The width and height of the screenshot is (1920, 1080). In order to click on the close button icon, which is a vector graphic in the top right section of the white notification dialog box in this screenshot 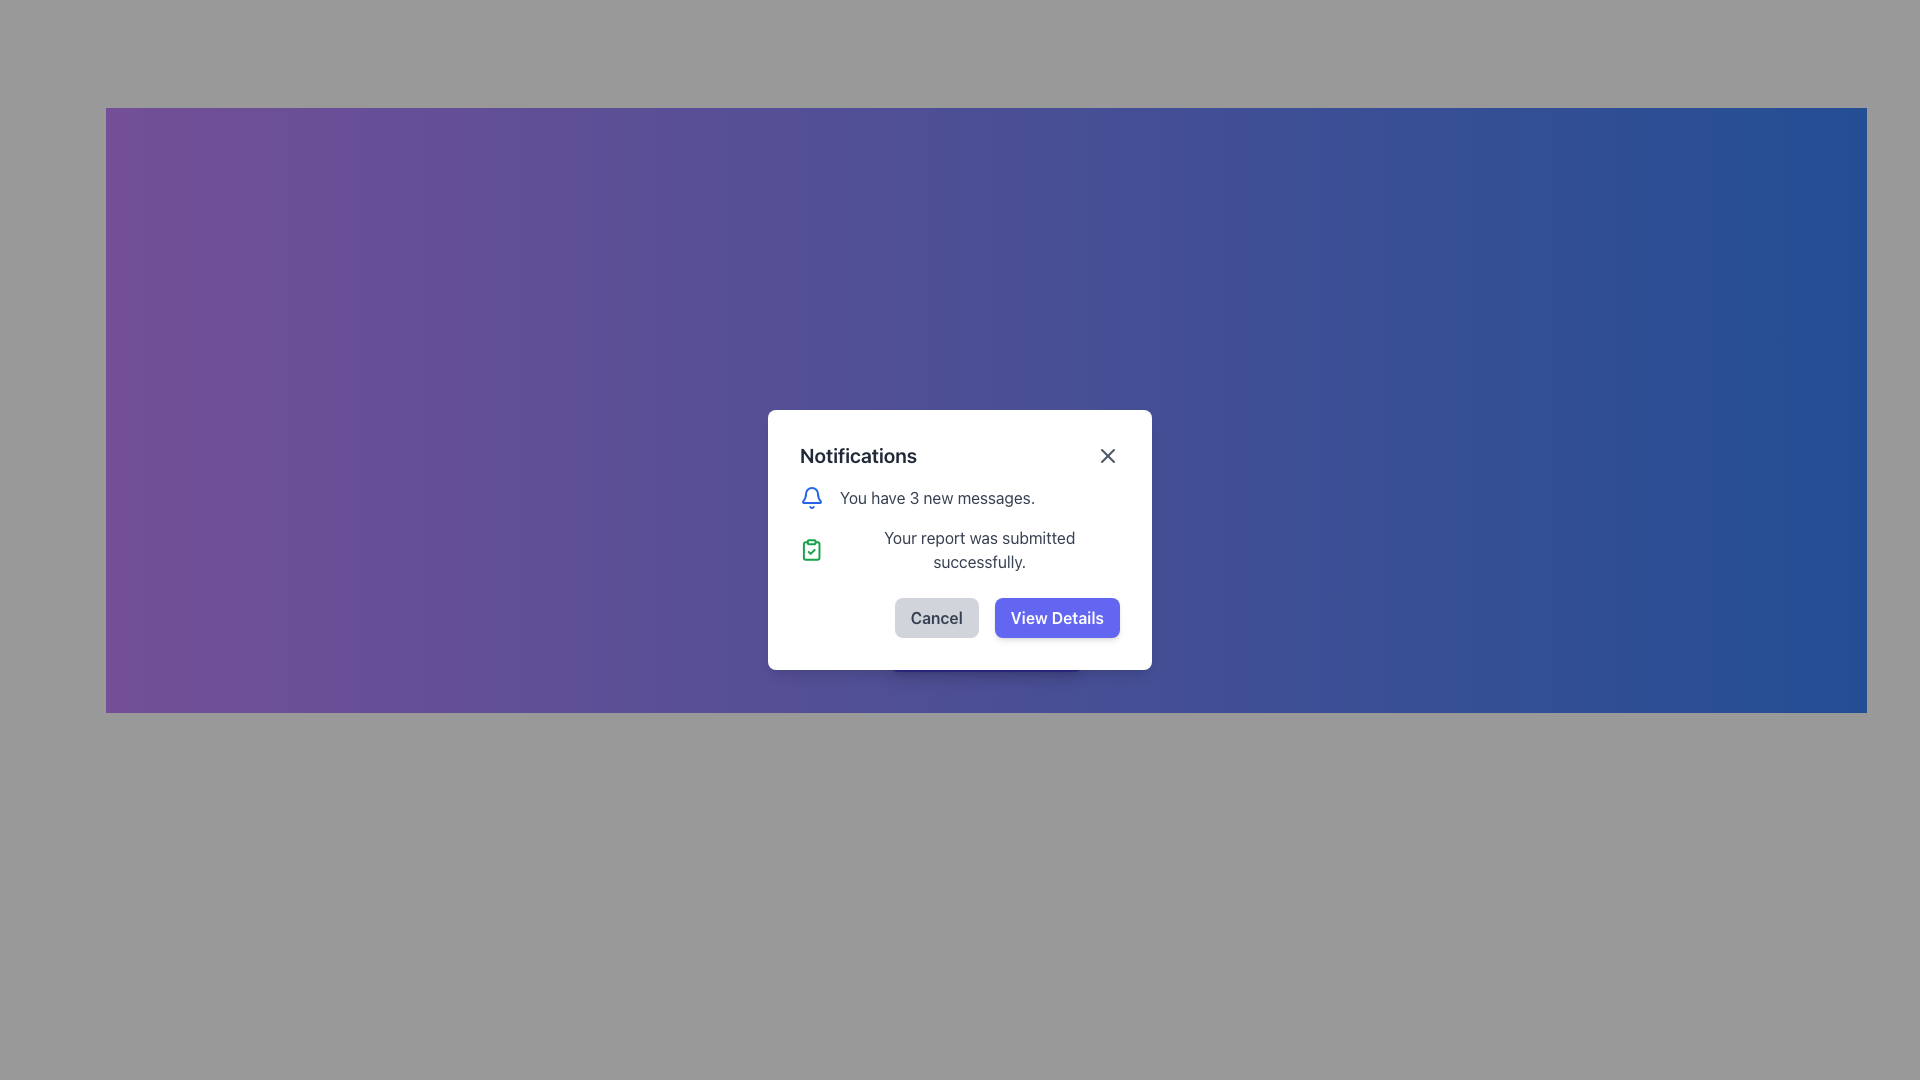, I will do `click(1107, 455)`.